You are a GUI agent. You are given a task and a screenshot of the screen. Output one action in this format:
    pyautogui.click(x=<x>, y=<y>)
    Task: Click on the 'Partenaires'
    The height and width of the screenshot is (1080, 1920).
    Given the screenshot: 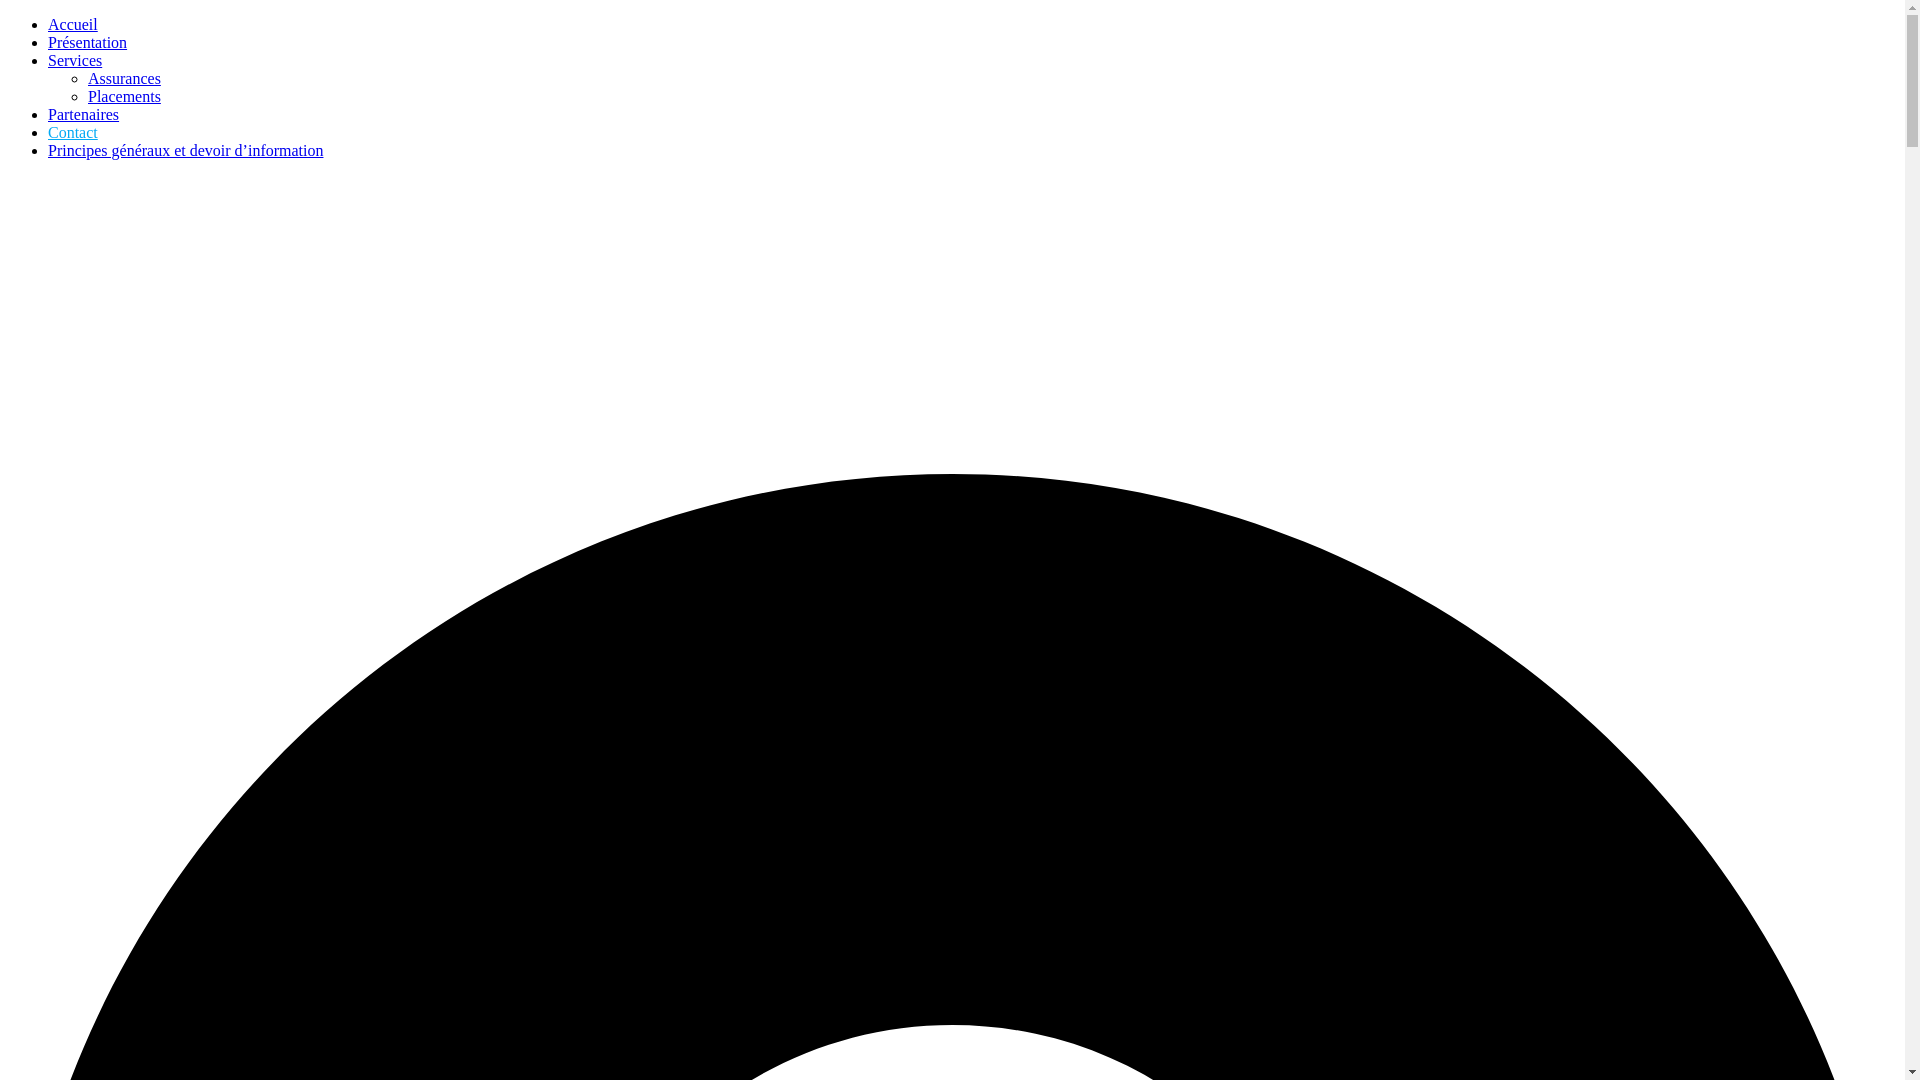 What is the action you would take?
    pyautogui.click(x=48, y=114)
    